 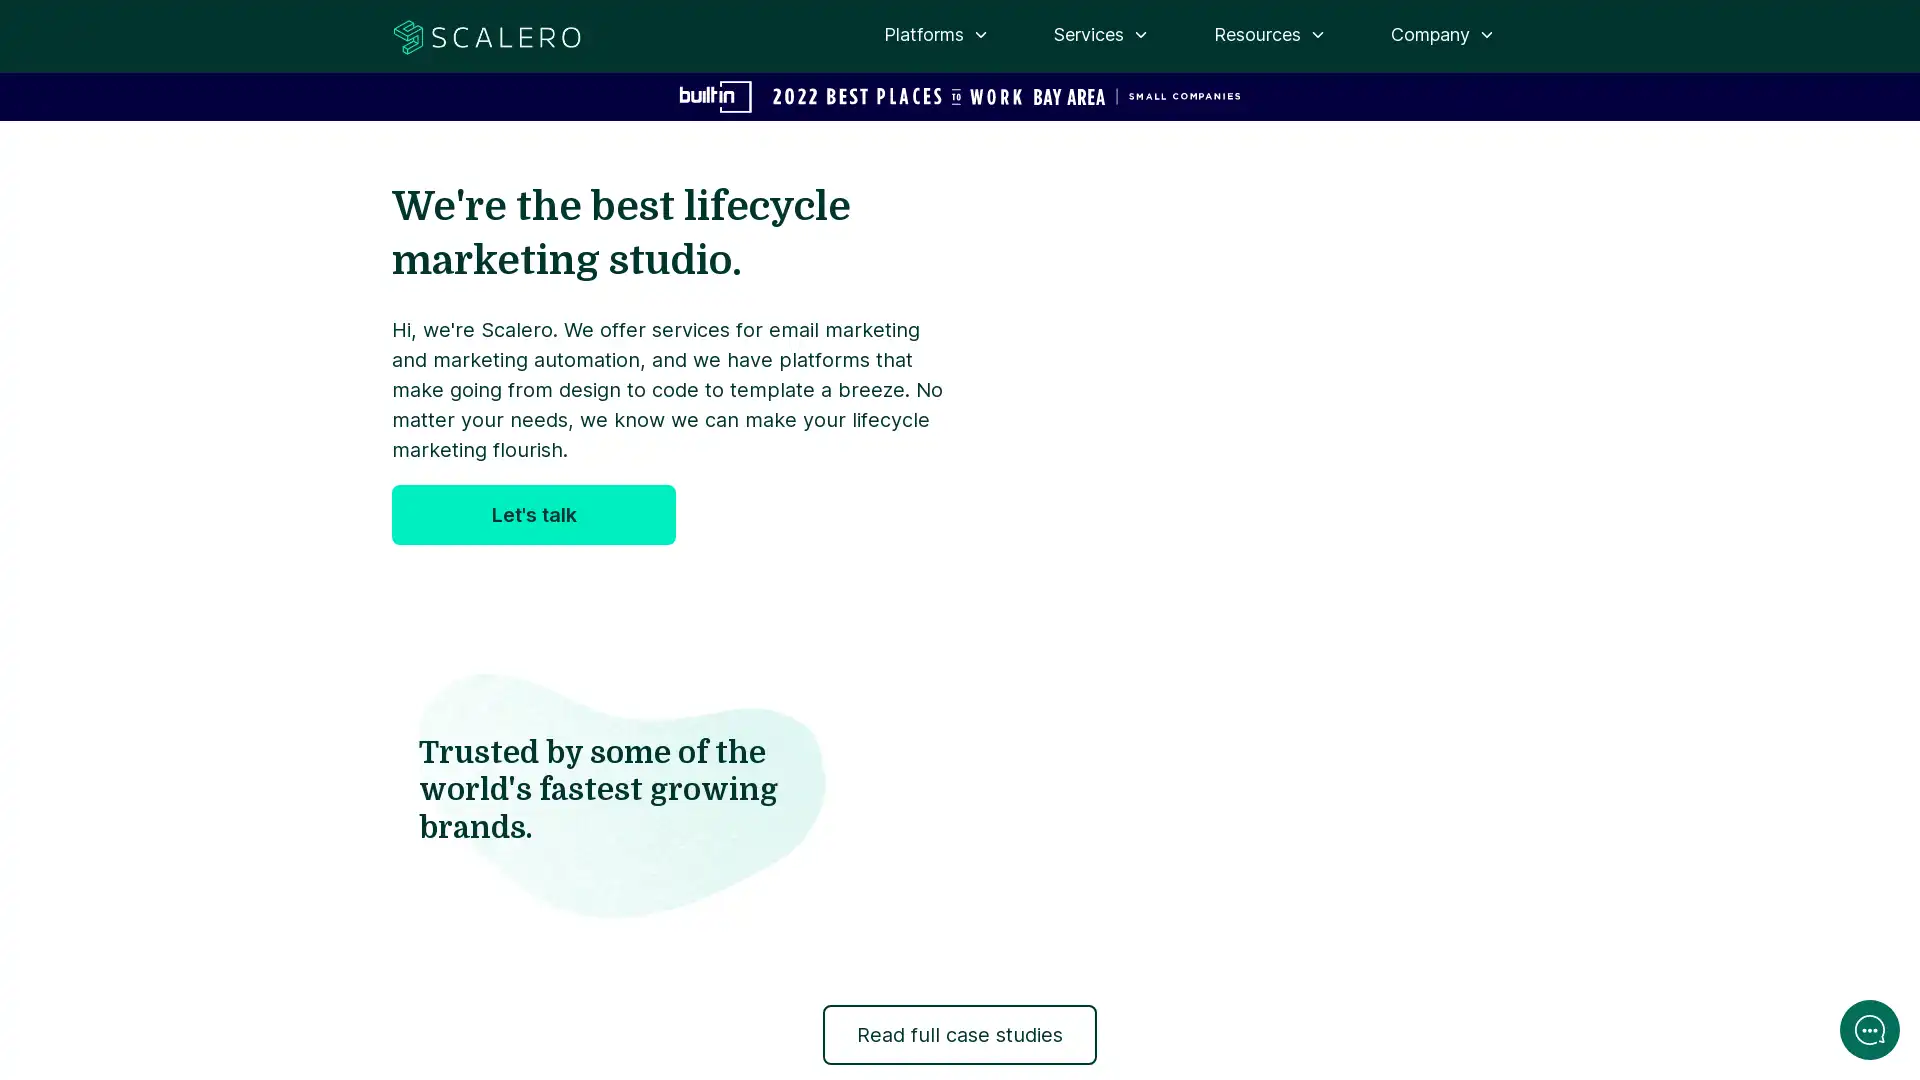 What do you see at coordinates (533, 512) in the screenshot?
I see `Let's talk` at bounding box center [533, 512].